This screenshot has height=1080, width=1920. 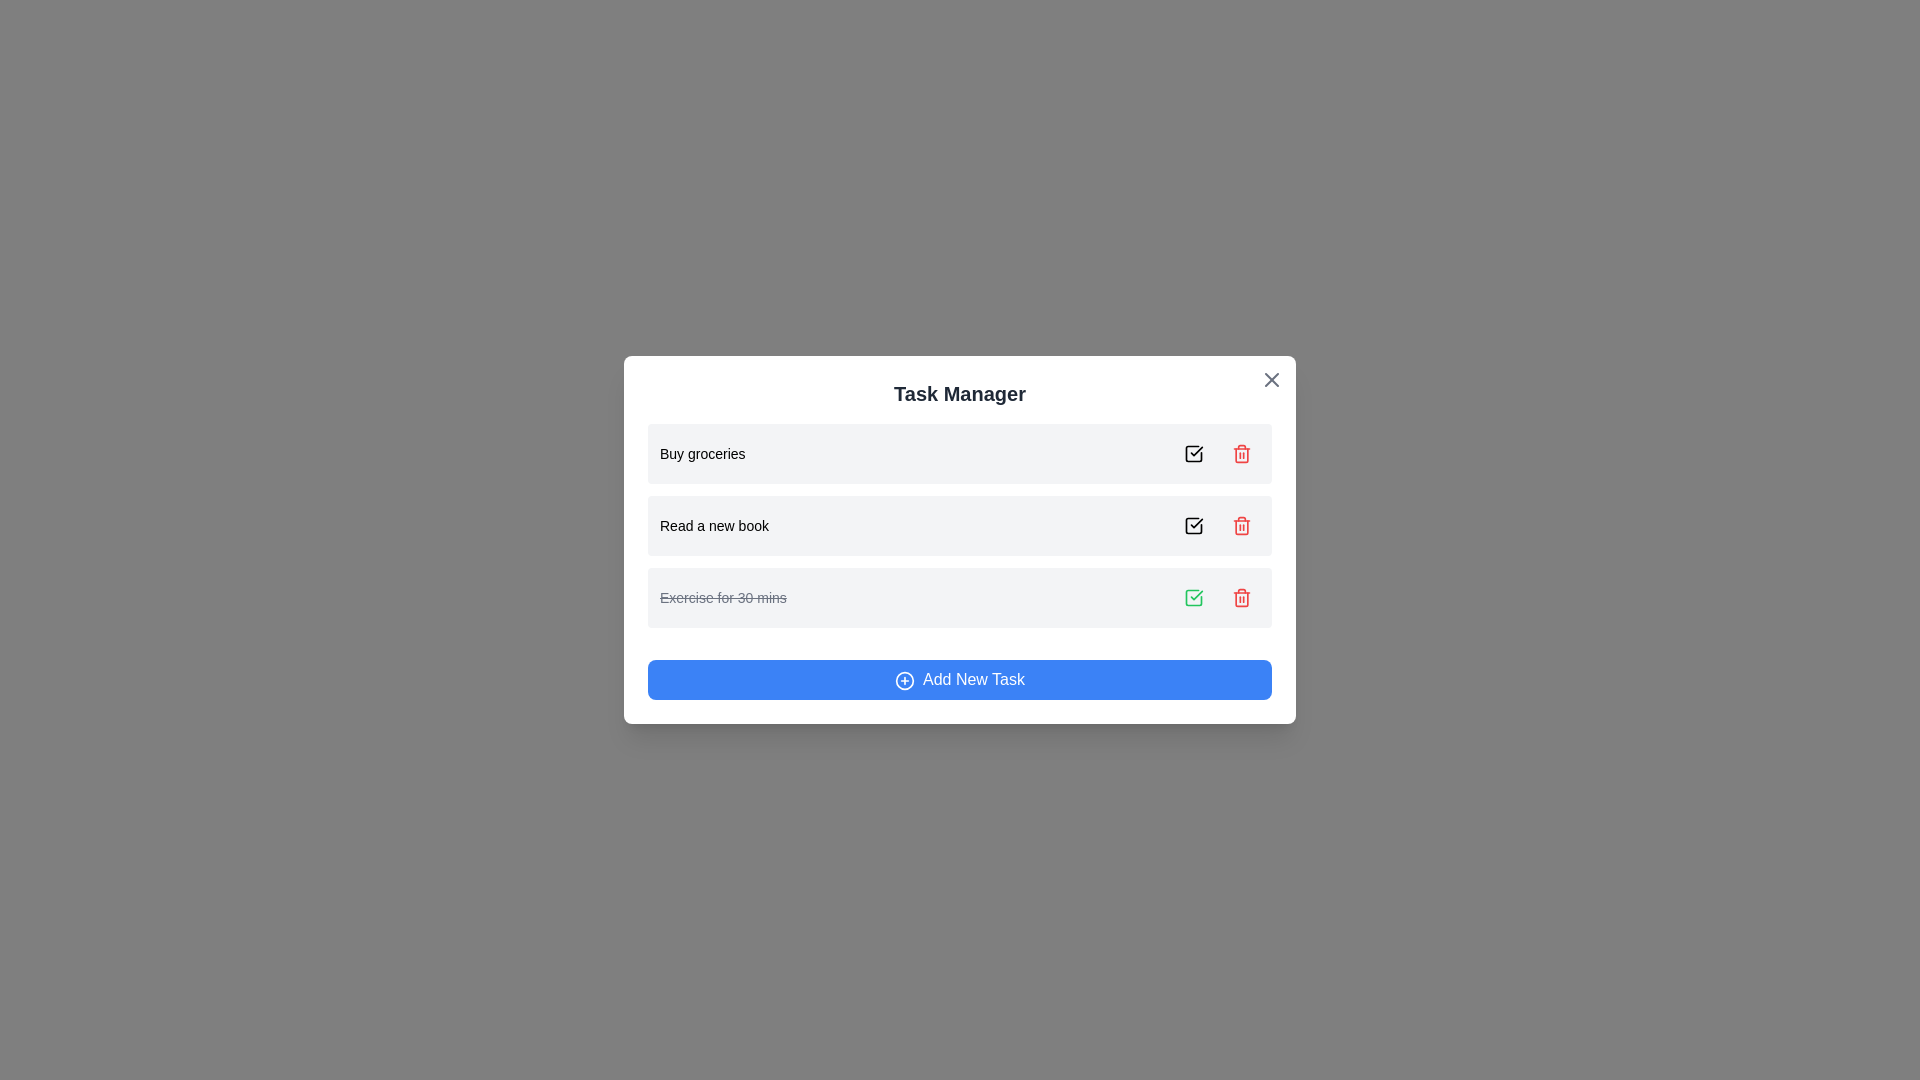 What do you see at coordinates (1241, 597) in the screenshot?
I see `the rectangular outline with rounded corners that represents the trash bin icon, located at the right end of the third list item associated with the text 'Exercise for 30 mins'` at bounding box center [1241, 597].